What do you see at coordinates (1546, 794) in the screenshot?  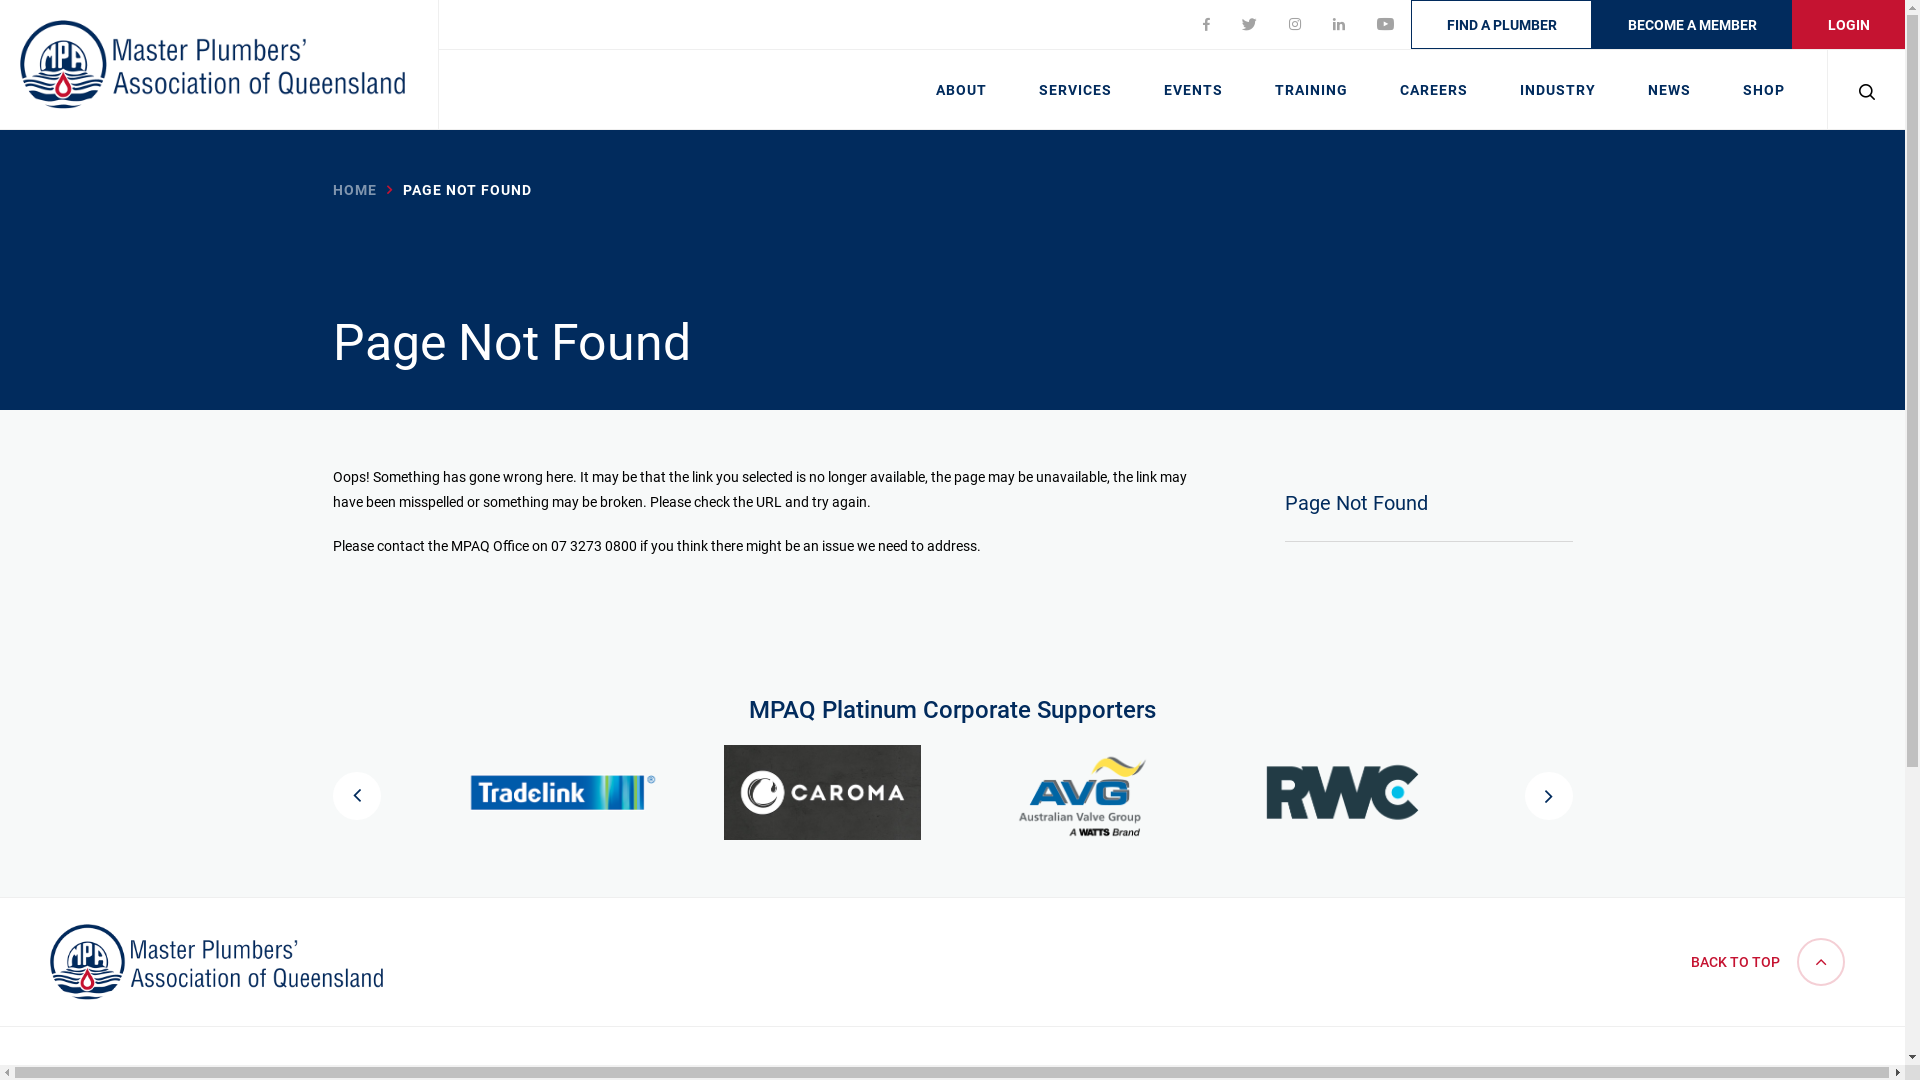 I see `'Next'` at bounding box center [1546, 794].